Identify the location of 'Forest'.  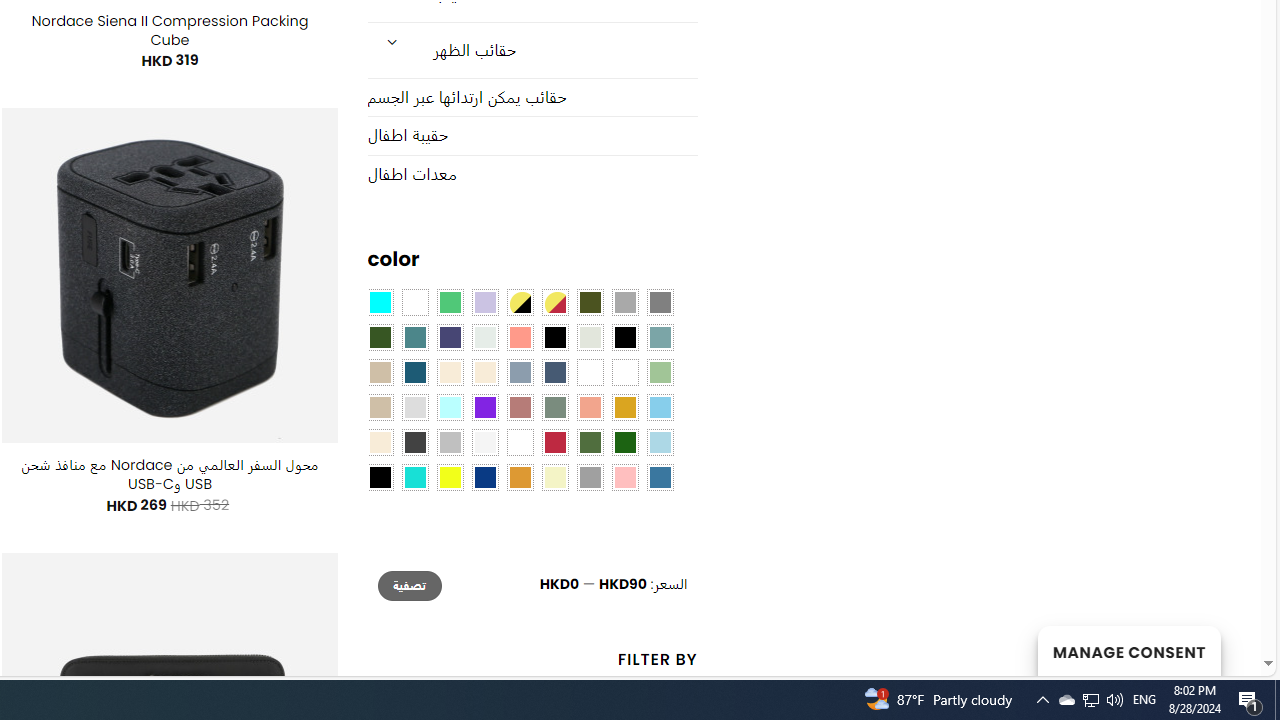
(380, 337).